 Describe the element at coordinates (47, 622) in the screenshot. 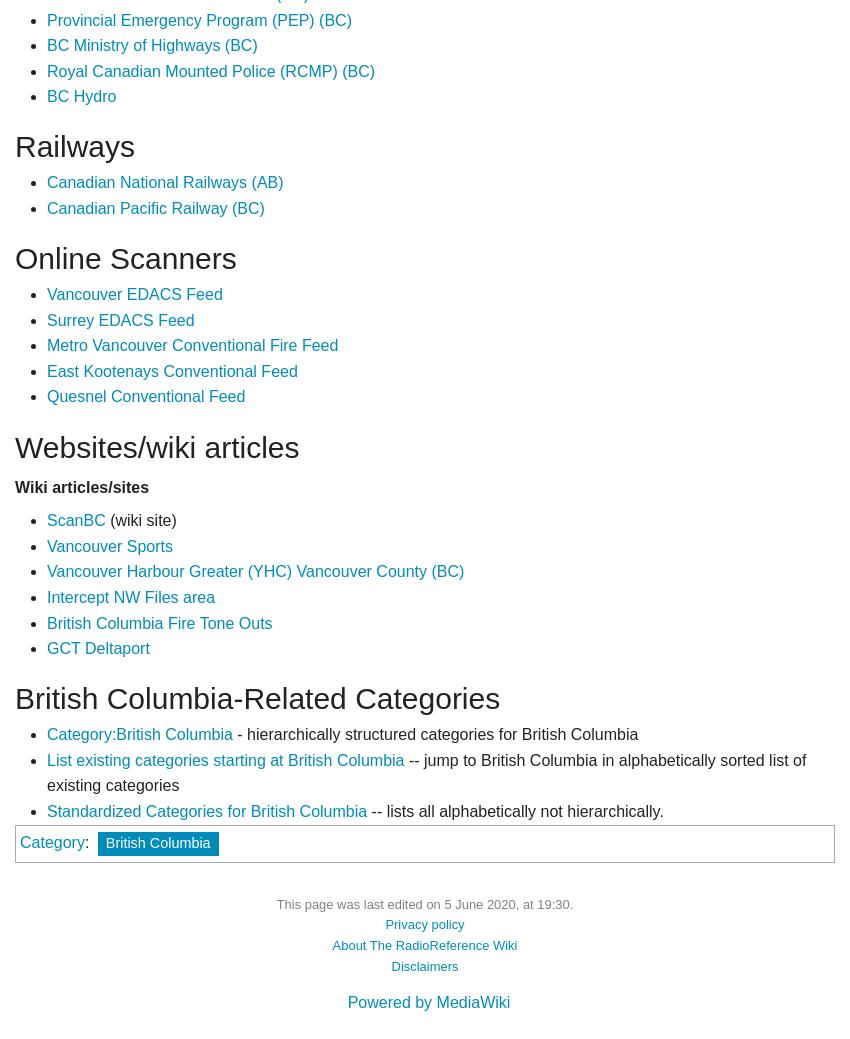

I see `'British Columbia Fire Tone Outs'` at that location.